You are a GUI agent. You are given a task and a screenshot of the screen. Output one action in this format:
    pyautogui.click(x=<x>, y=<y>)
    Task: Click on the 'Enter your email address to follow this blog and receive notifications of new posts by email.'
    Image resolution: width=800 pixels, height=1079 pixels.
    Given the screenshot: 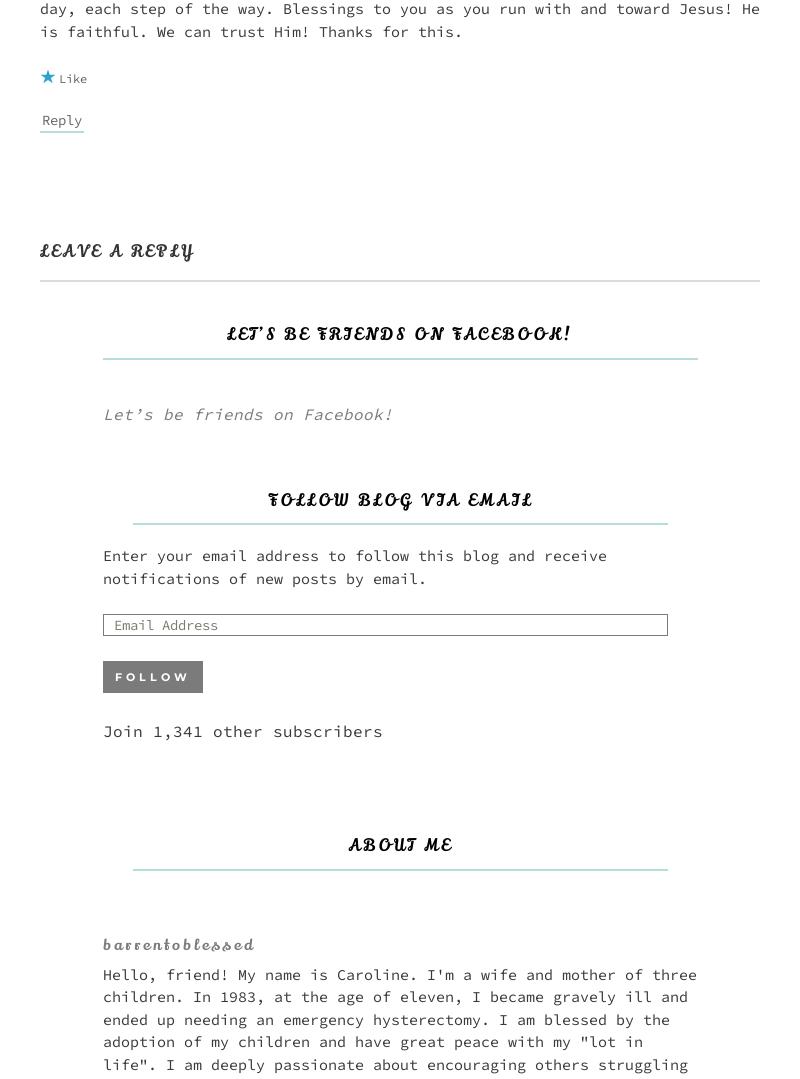 What is the action you would take?
    pyautogui.click(x=354, y=565)
    